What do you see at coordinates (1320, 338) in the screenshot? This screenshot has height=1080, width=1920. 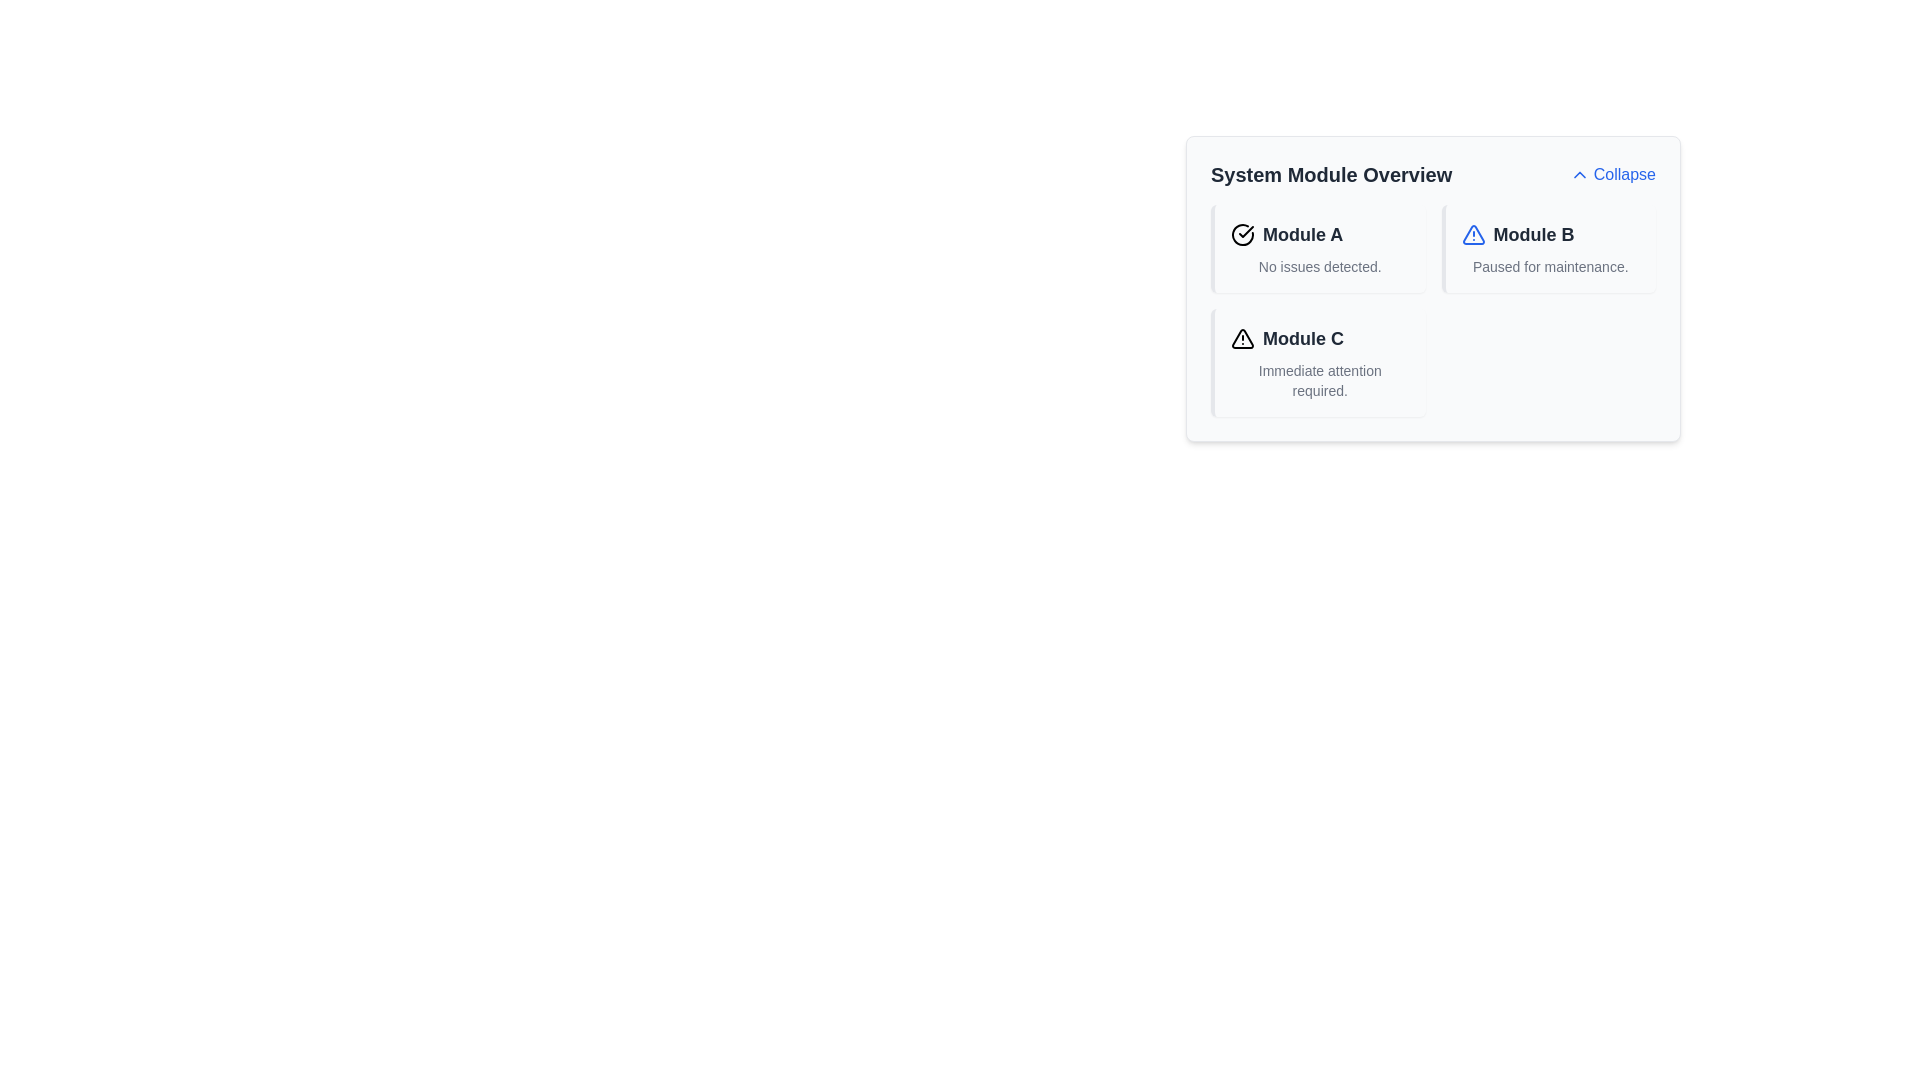 I see `the 'Module C' label, which is styled in bold dark gray and located next to a red triangular alert icon within the card panel` at bounding box center [1320, 338].